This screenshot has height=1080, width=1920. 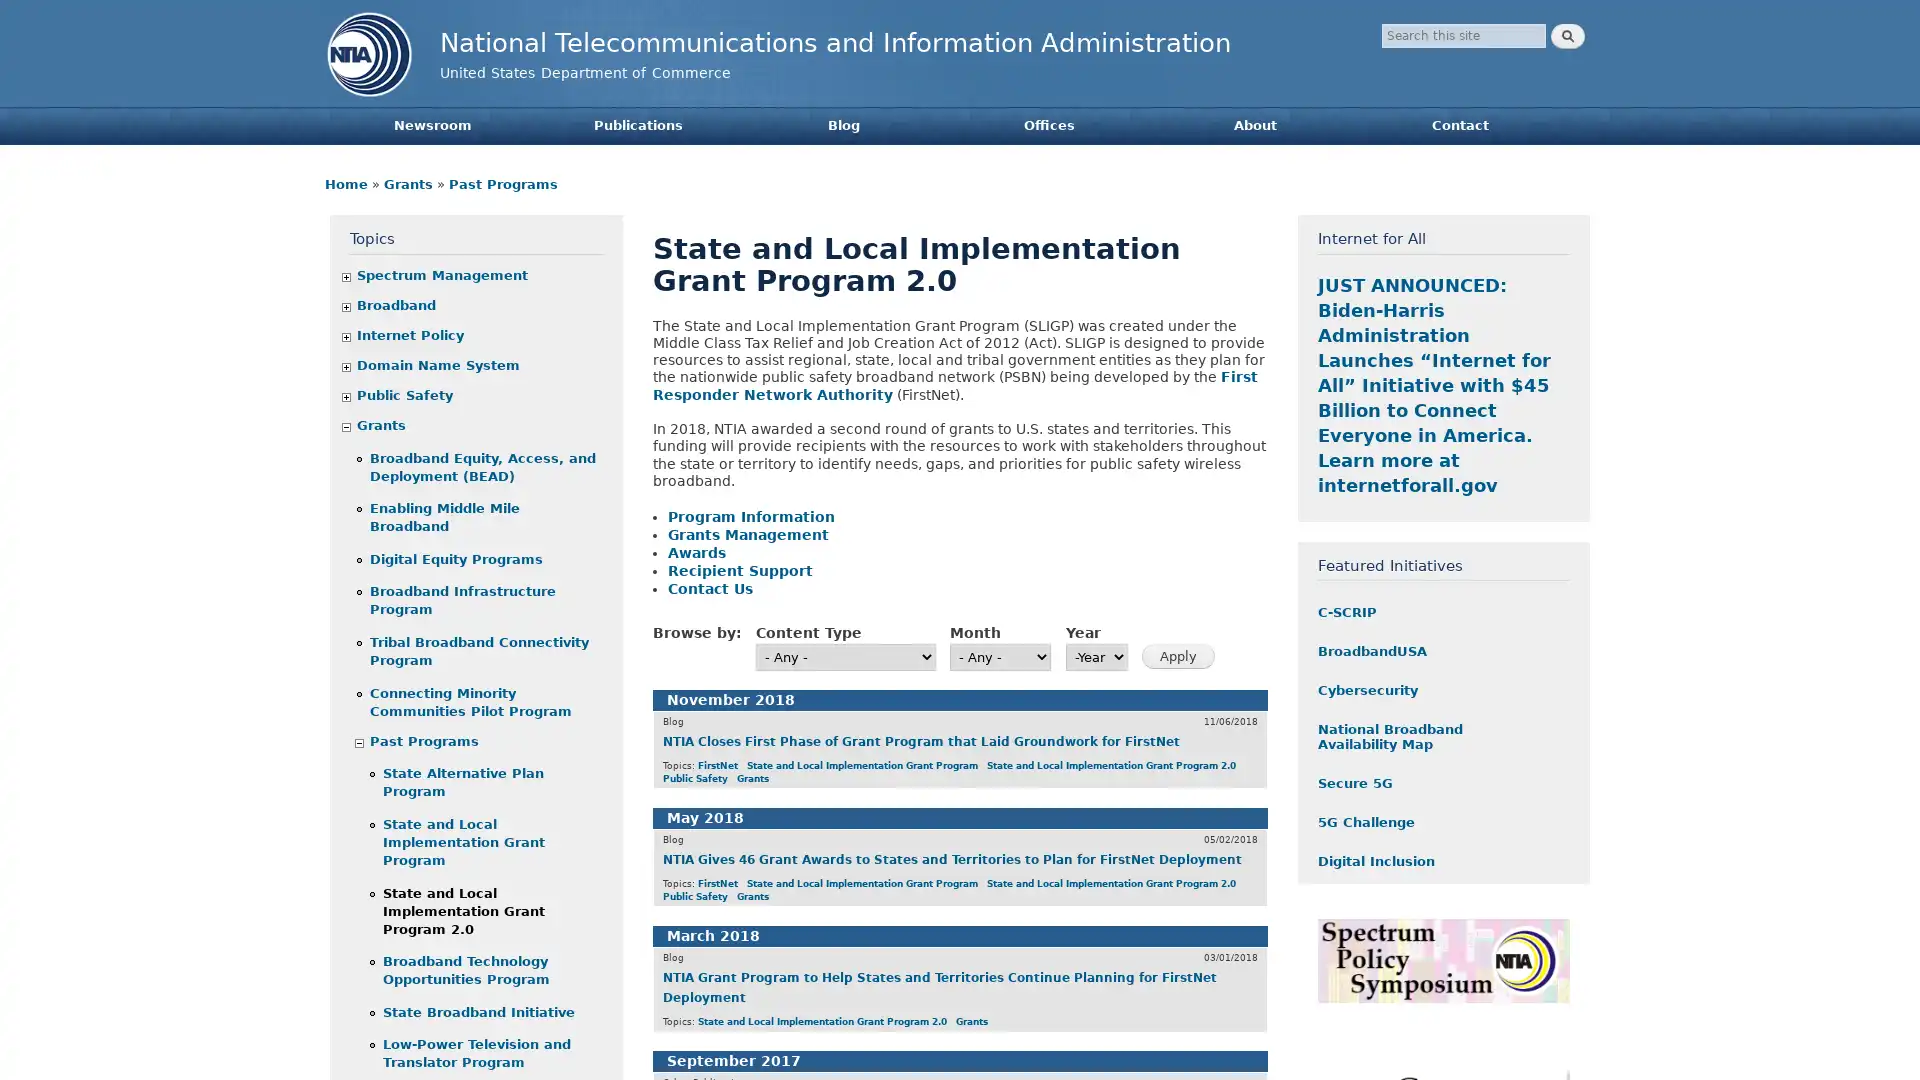 I want to click on Apply, so click(x=1178, y=656).